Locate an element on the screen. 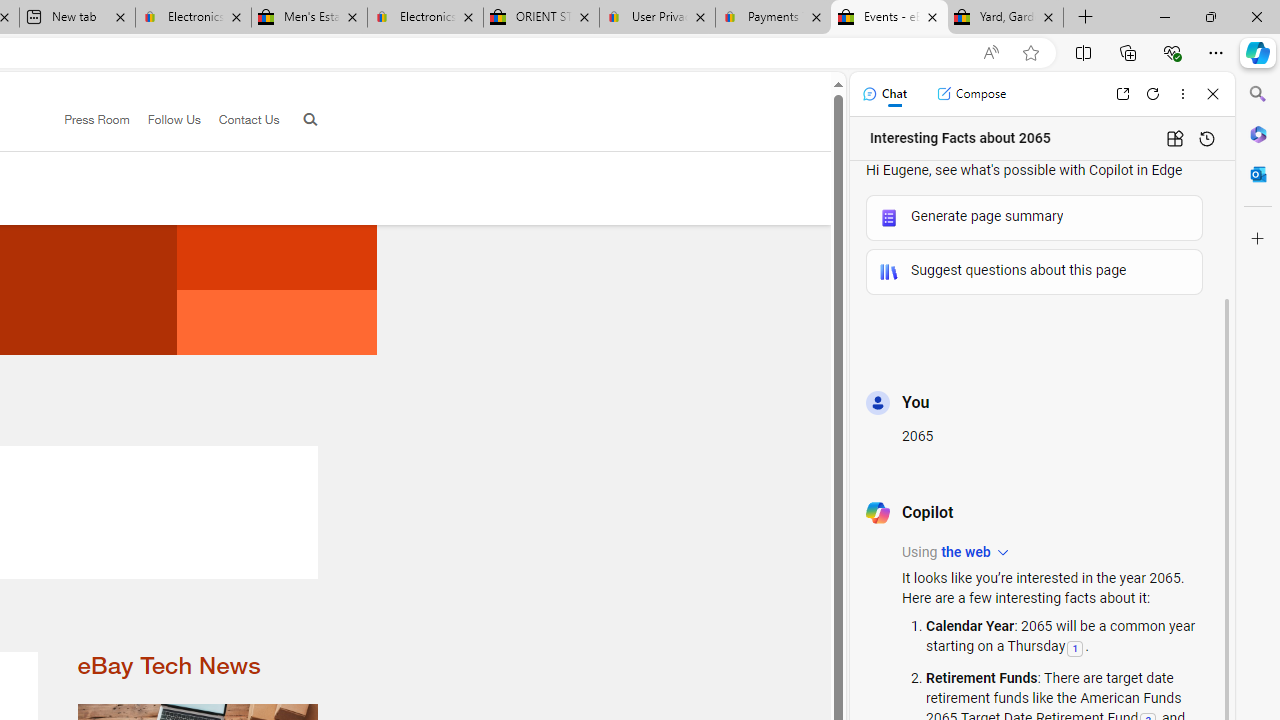  'Compose' is located at coordinates (971, 93).